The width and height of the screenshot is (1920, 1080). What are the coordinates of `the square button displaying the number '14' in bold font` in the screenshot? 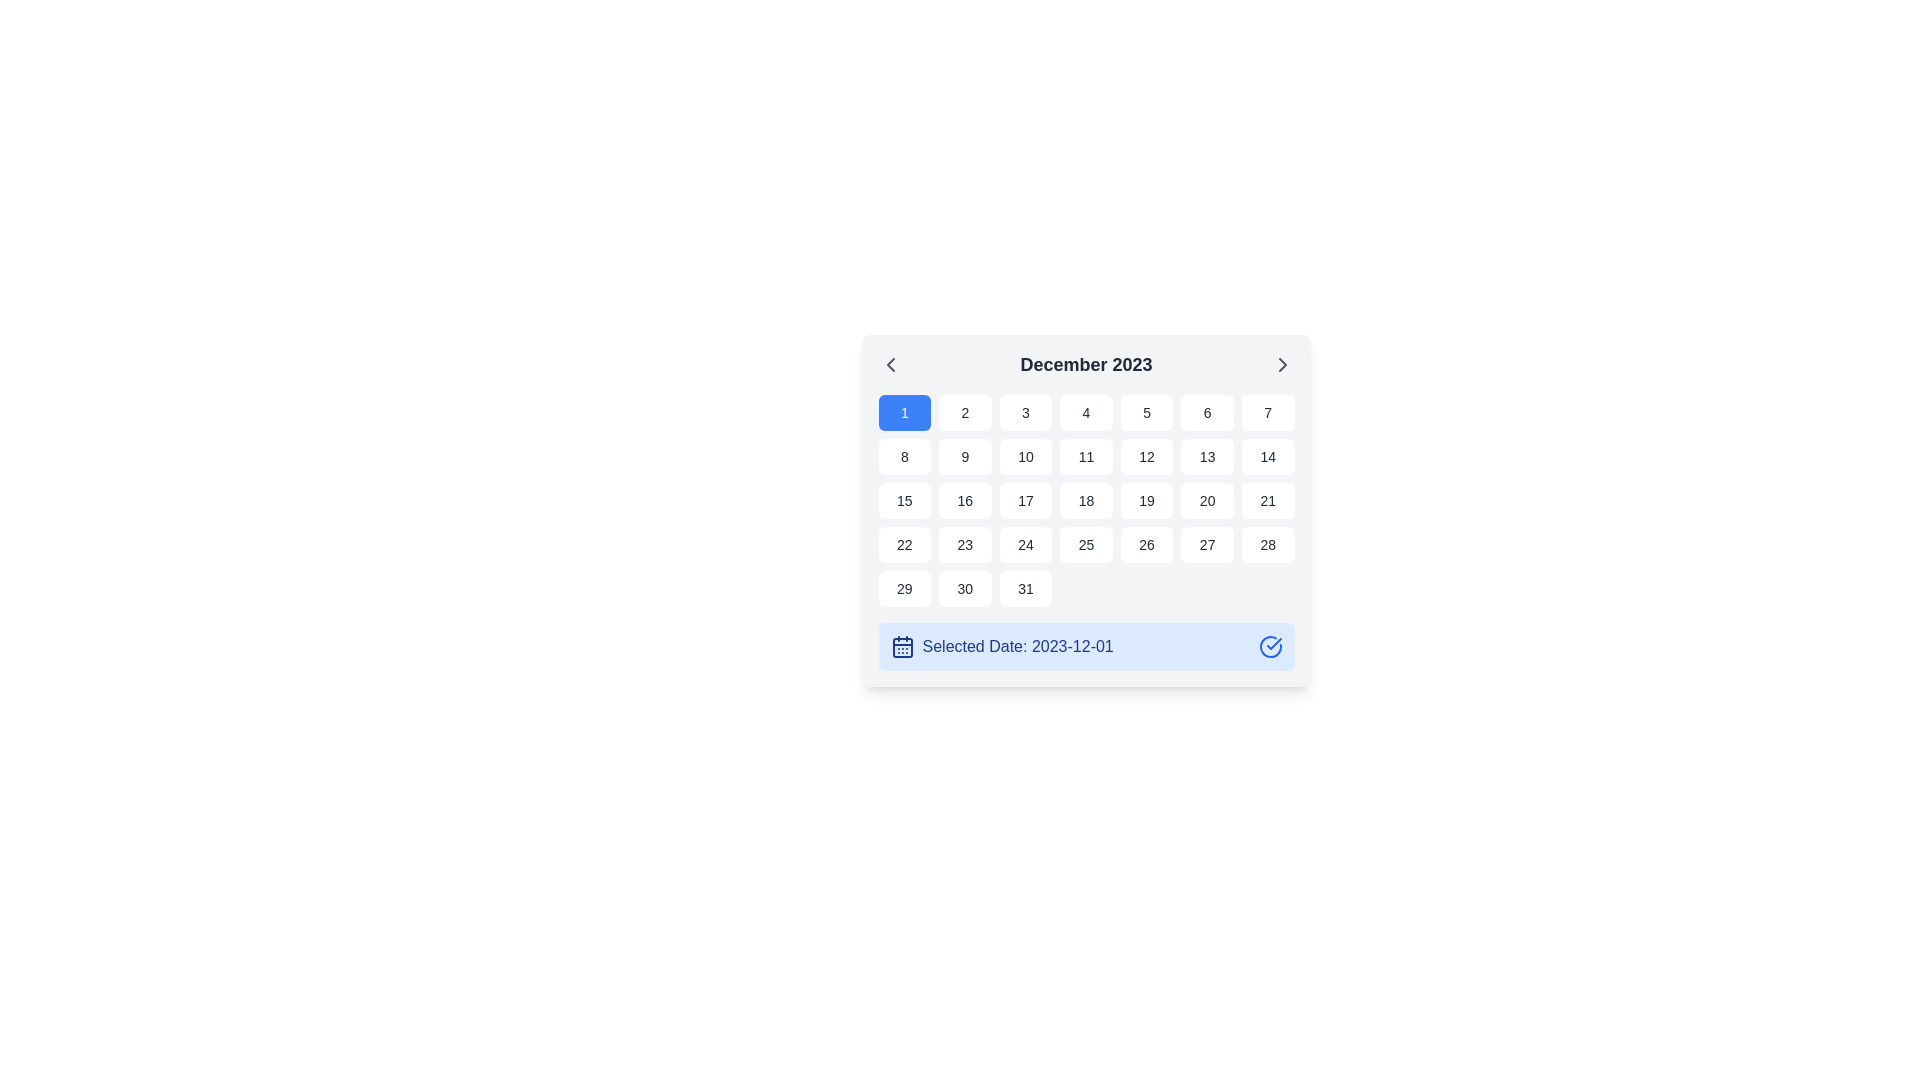 It's located at (1267, 456).